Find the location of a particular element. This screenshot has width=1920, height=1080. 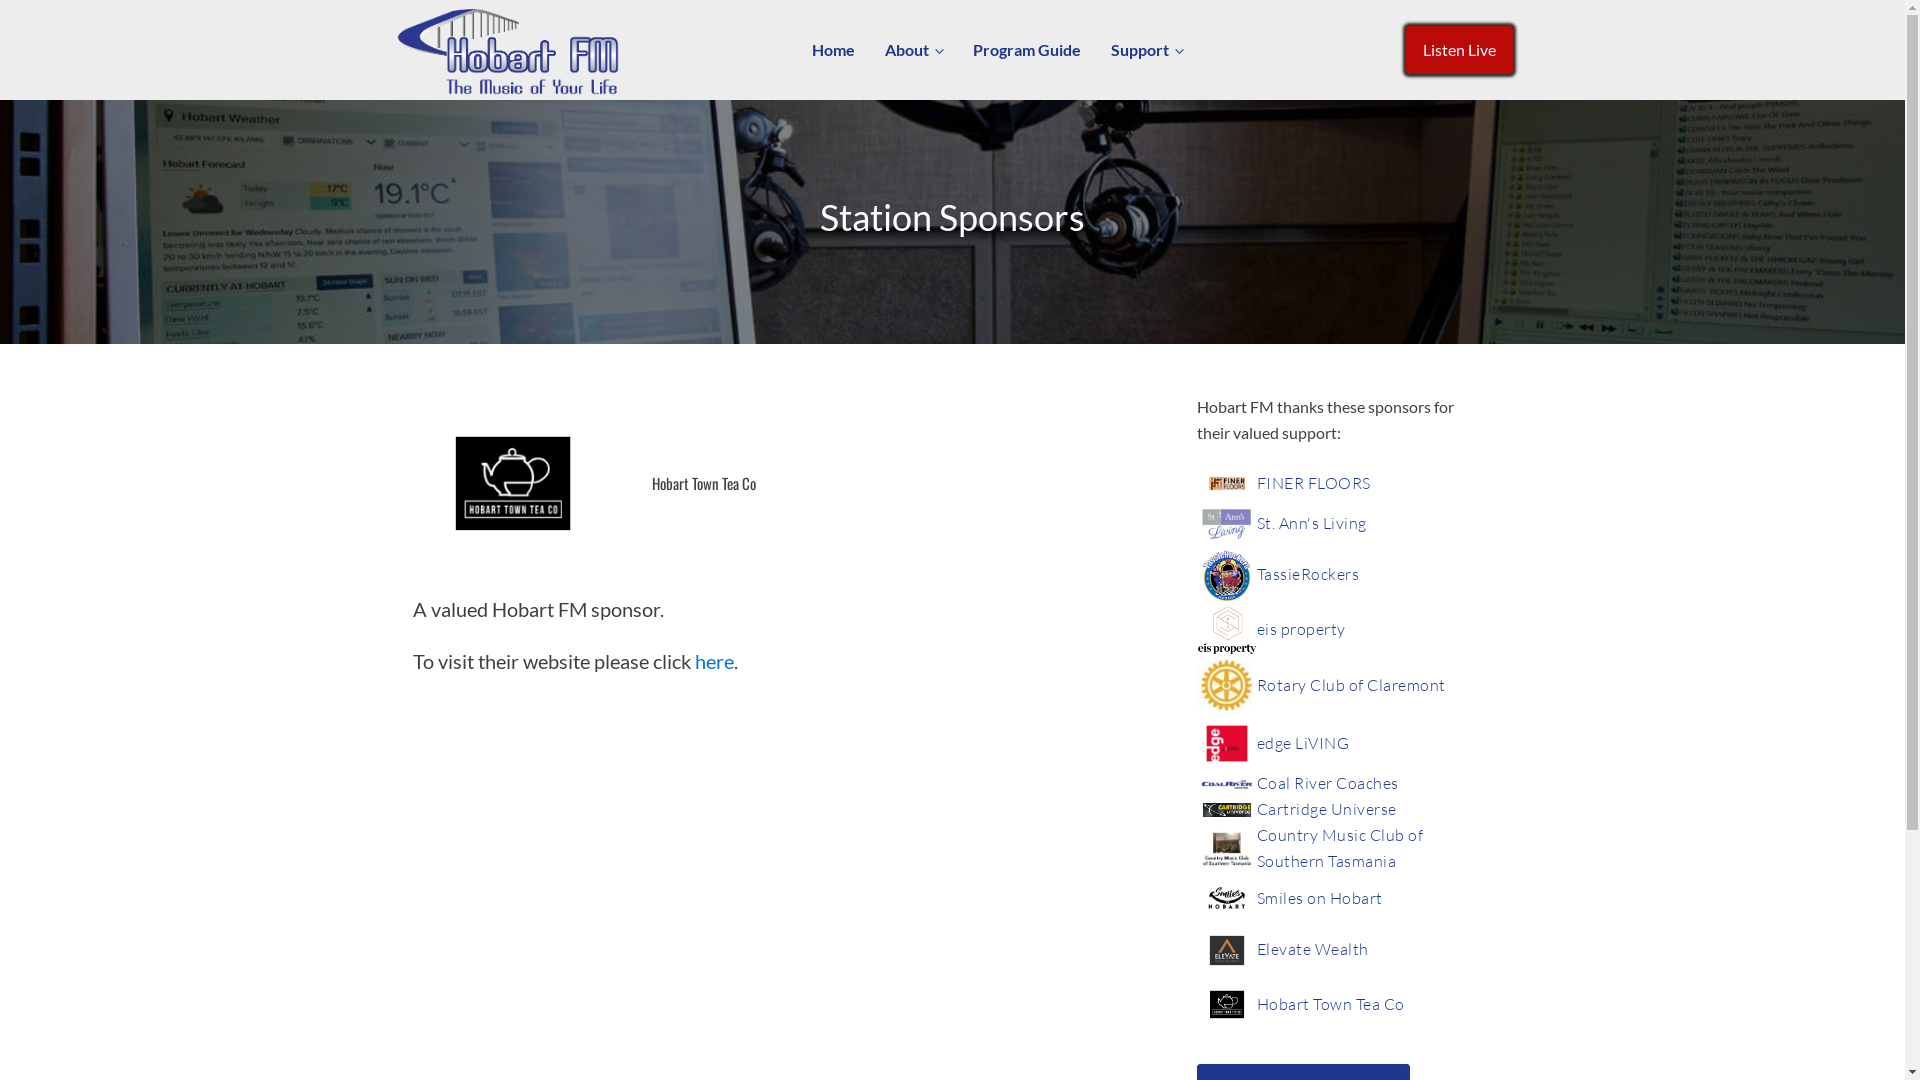

'St. Ann's Living' is located at coordinates (1310, 523).